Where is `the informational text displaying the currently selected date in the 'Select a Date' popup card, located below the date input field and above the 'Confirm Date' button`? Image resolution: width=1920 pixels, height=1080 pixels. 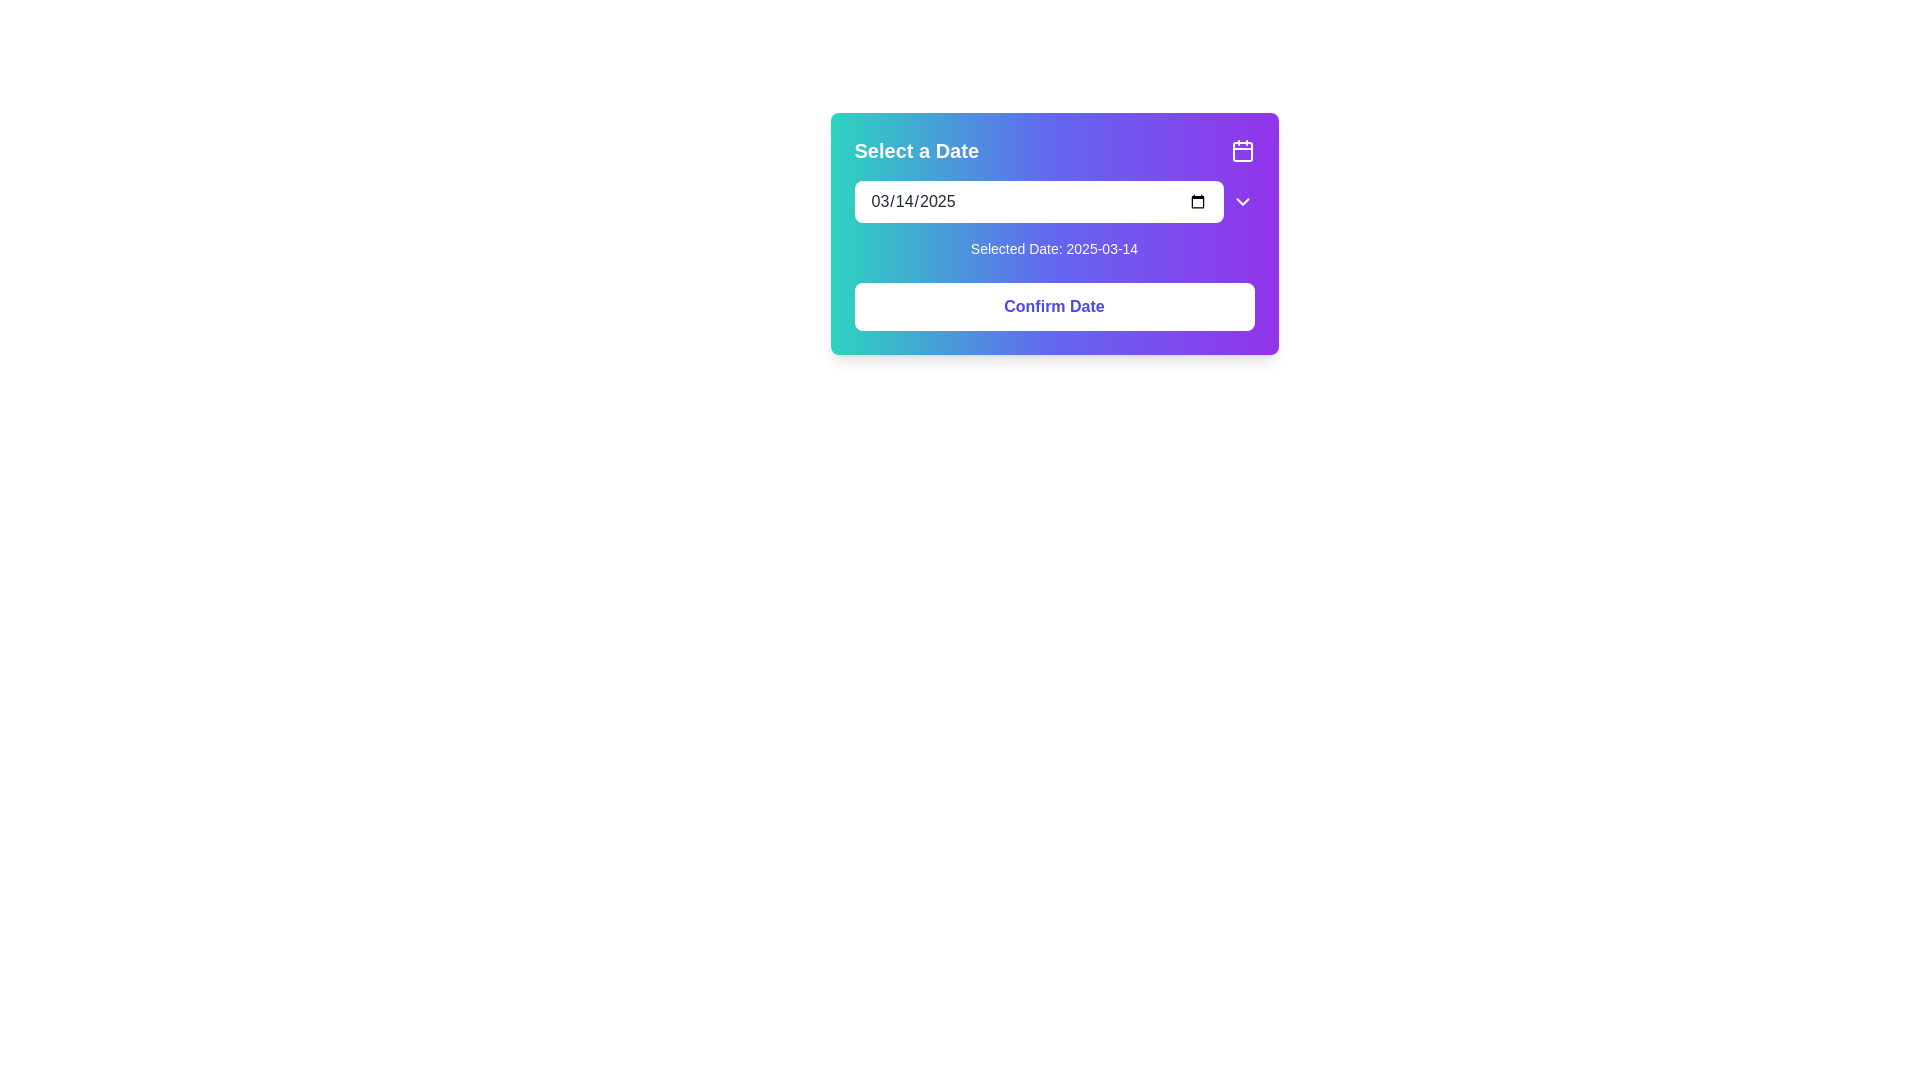 the informational text displaying the currently selected date in the 'Select a Date' popup card, located below the date input field and above the 'Confirm Date' button is located at coordinates (1053, 248).